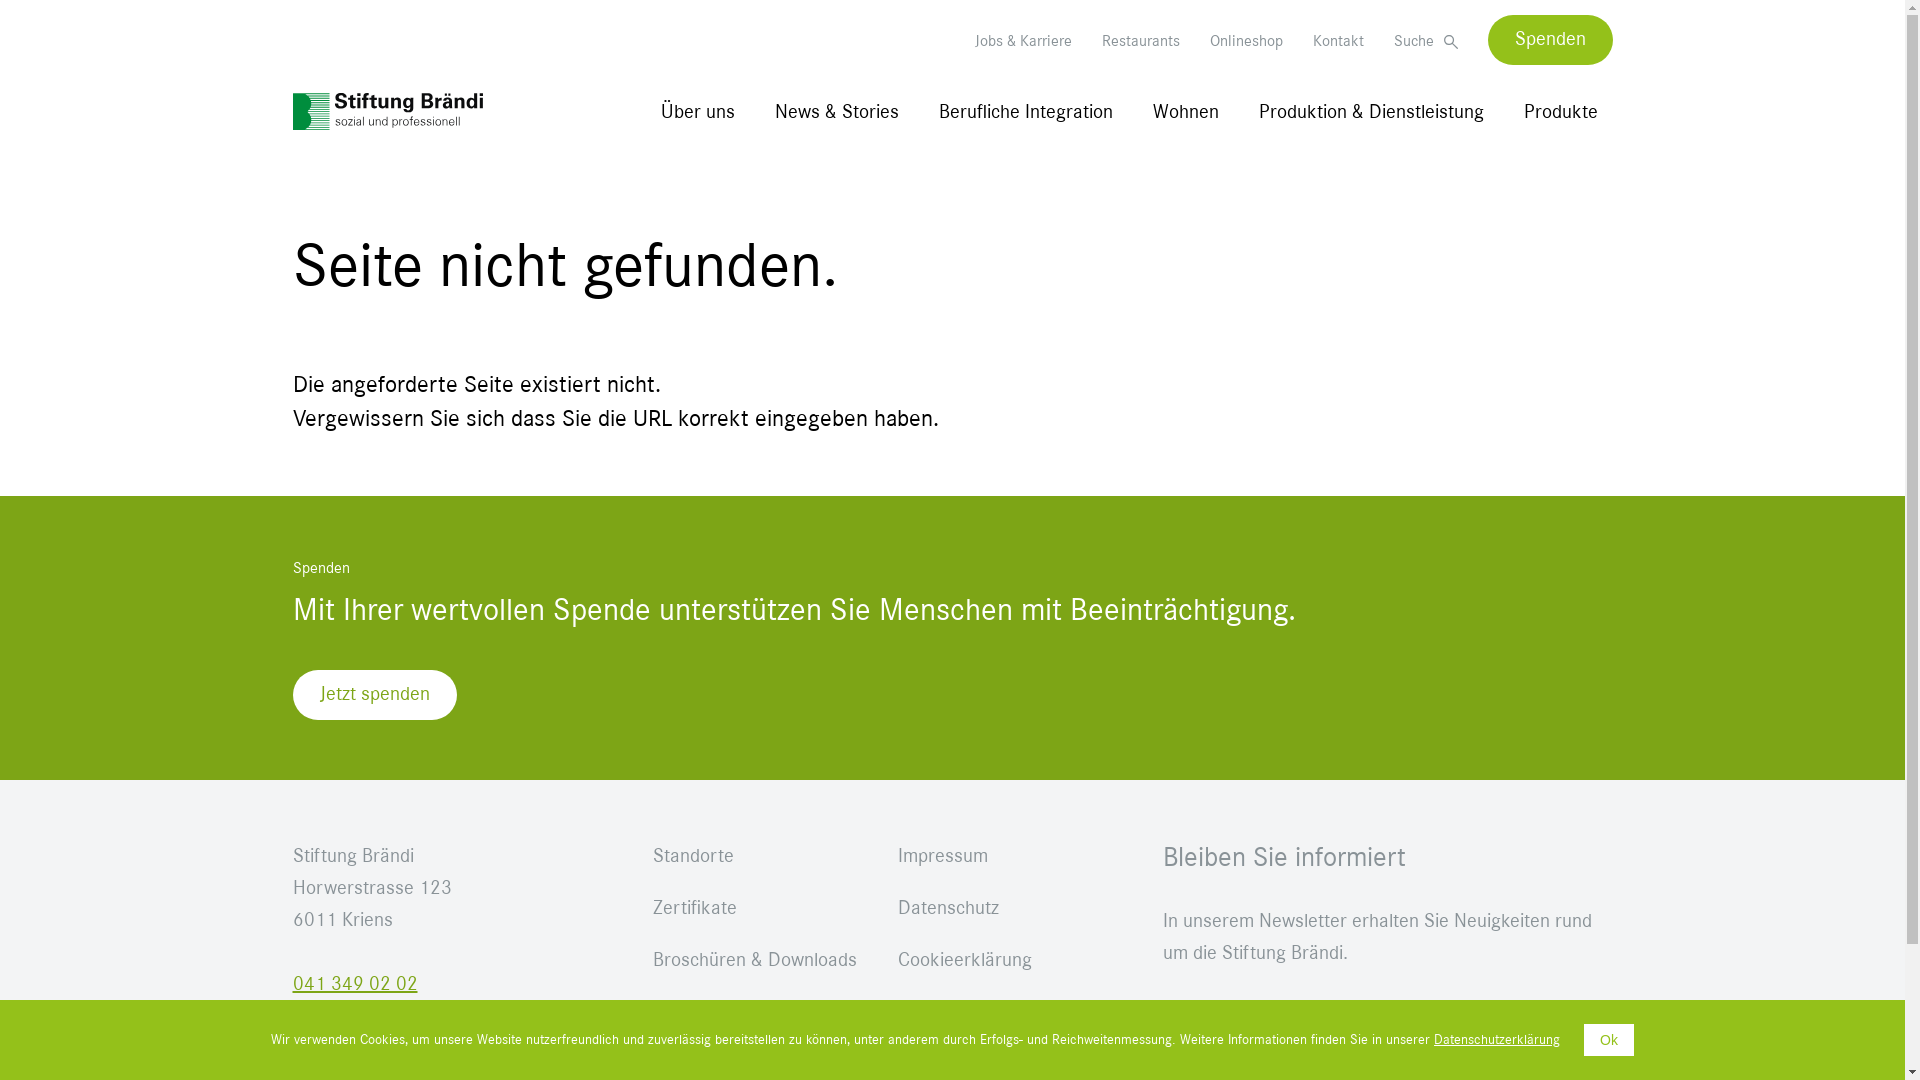 Image resolution: width=1920 pixels, height=1080 pixels. I want to click on 'stiftung@braendi.ch', so click(373, 1015).